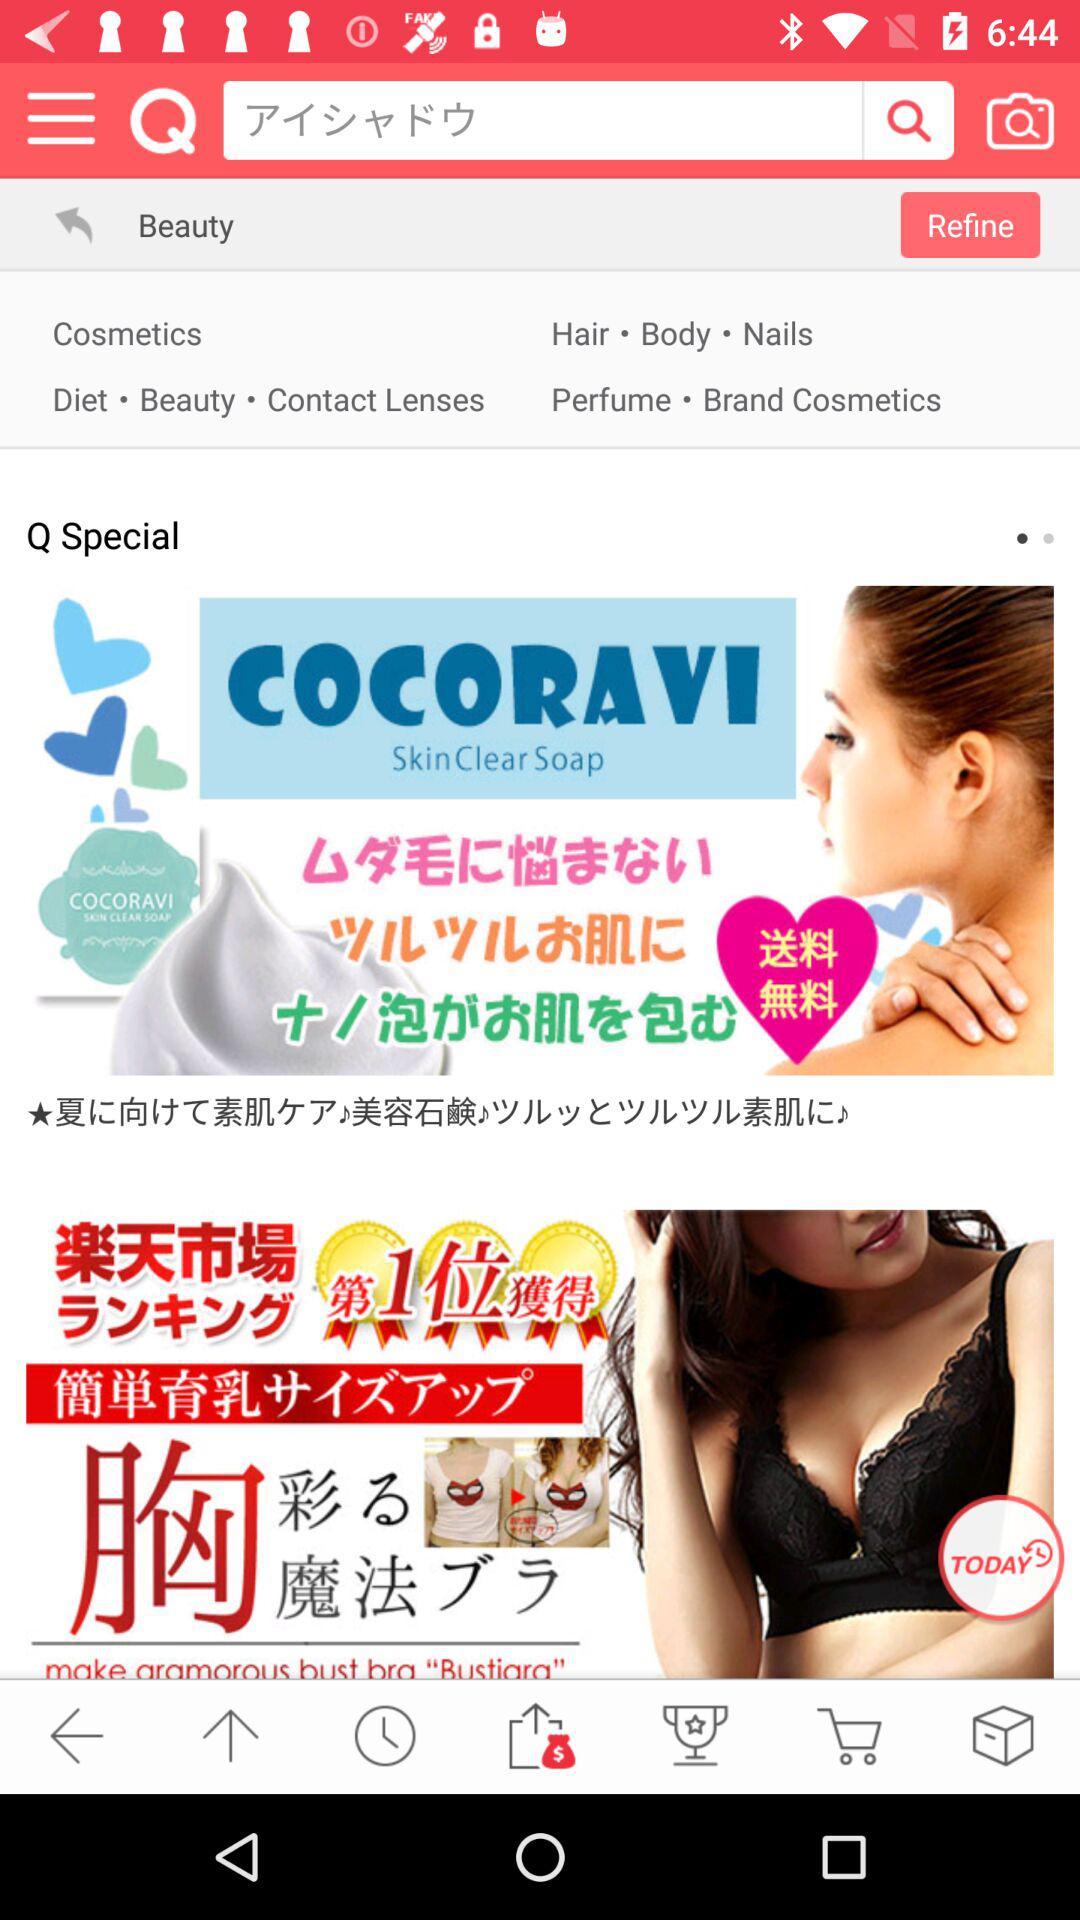  I want to click on search bar, so click(907, 119).